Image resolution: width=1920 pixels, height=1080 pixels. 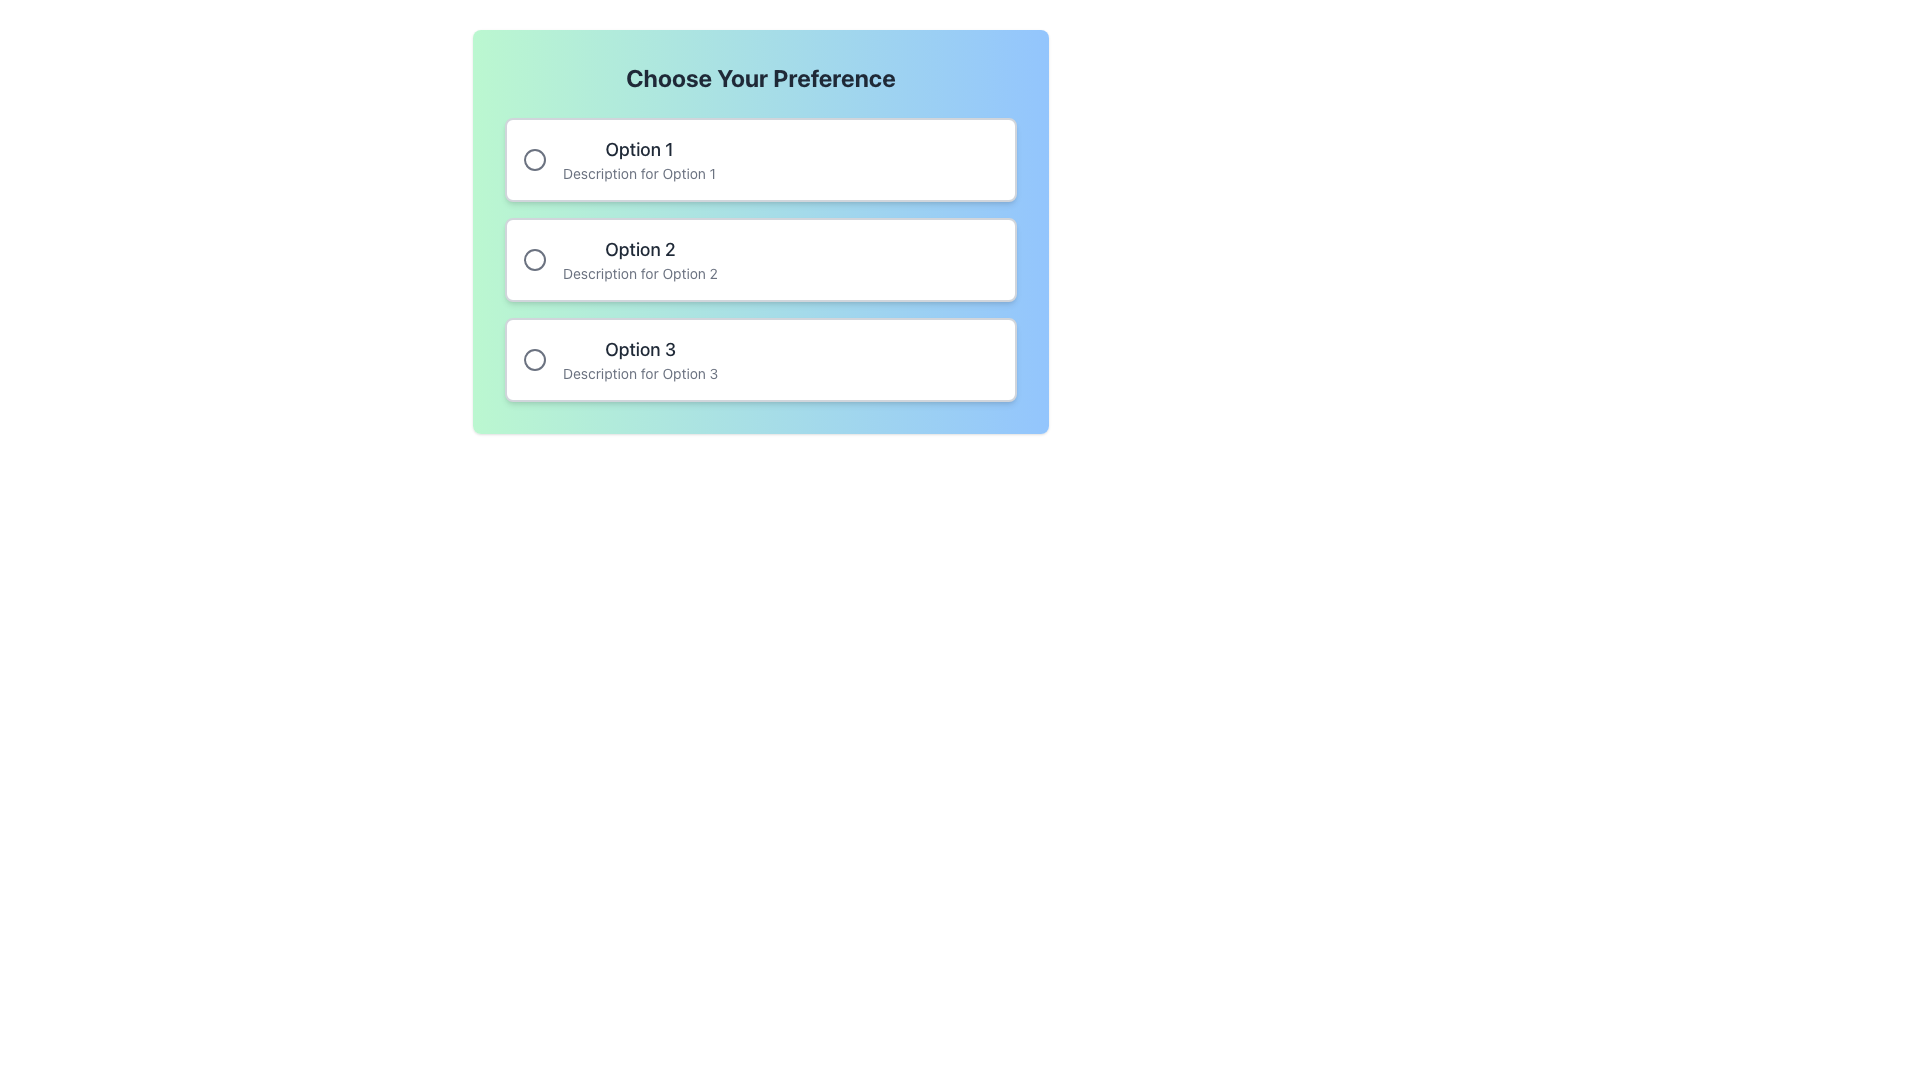 What do you see at coordinates (640, 358) in the screenshot?
I see `the text label that displays 'Option 3' with a bold, dark gray font and a description below it` at bounding box center [640, 358].